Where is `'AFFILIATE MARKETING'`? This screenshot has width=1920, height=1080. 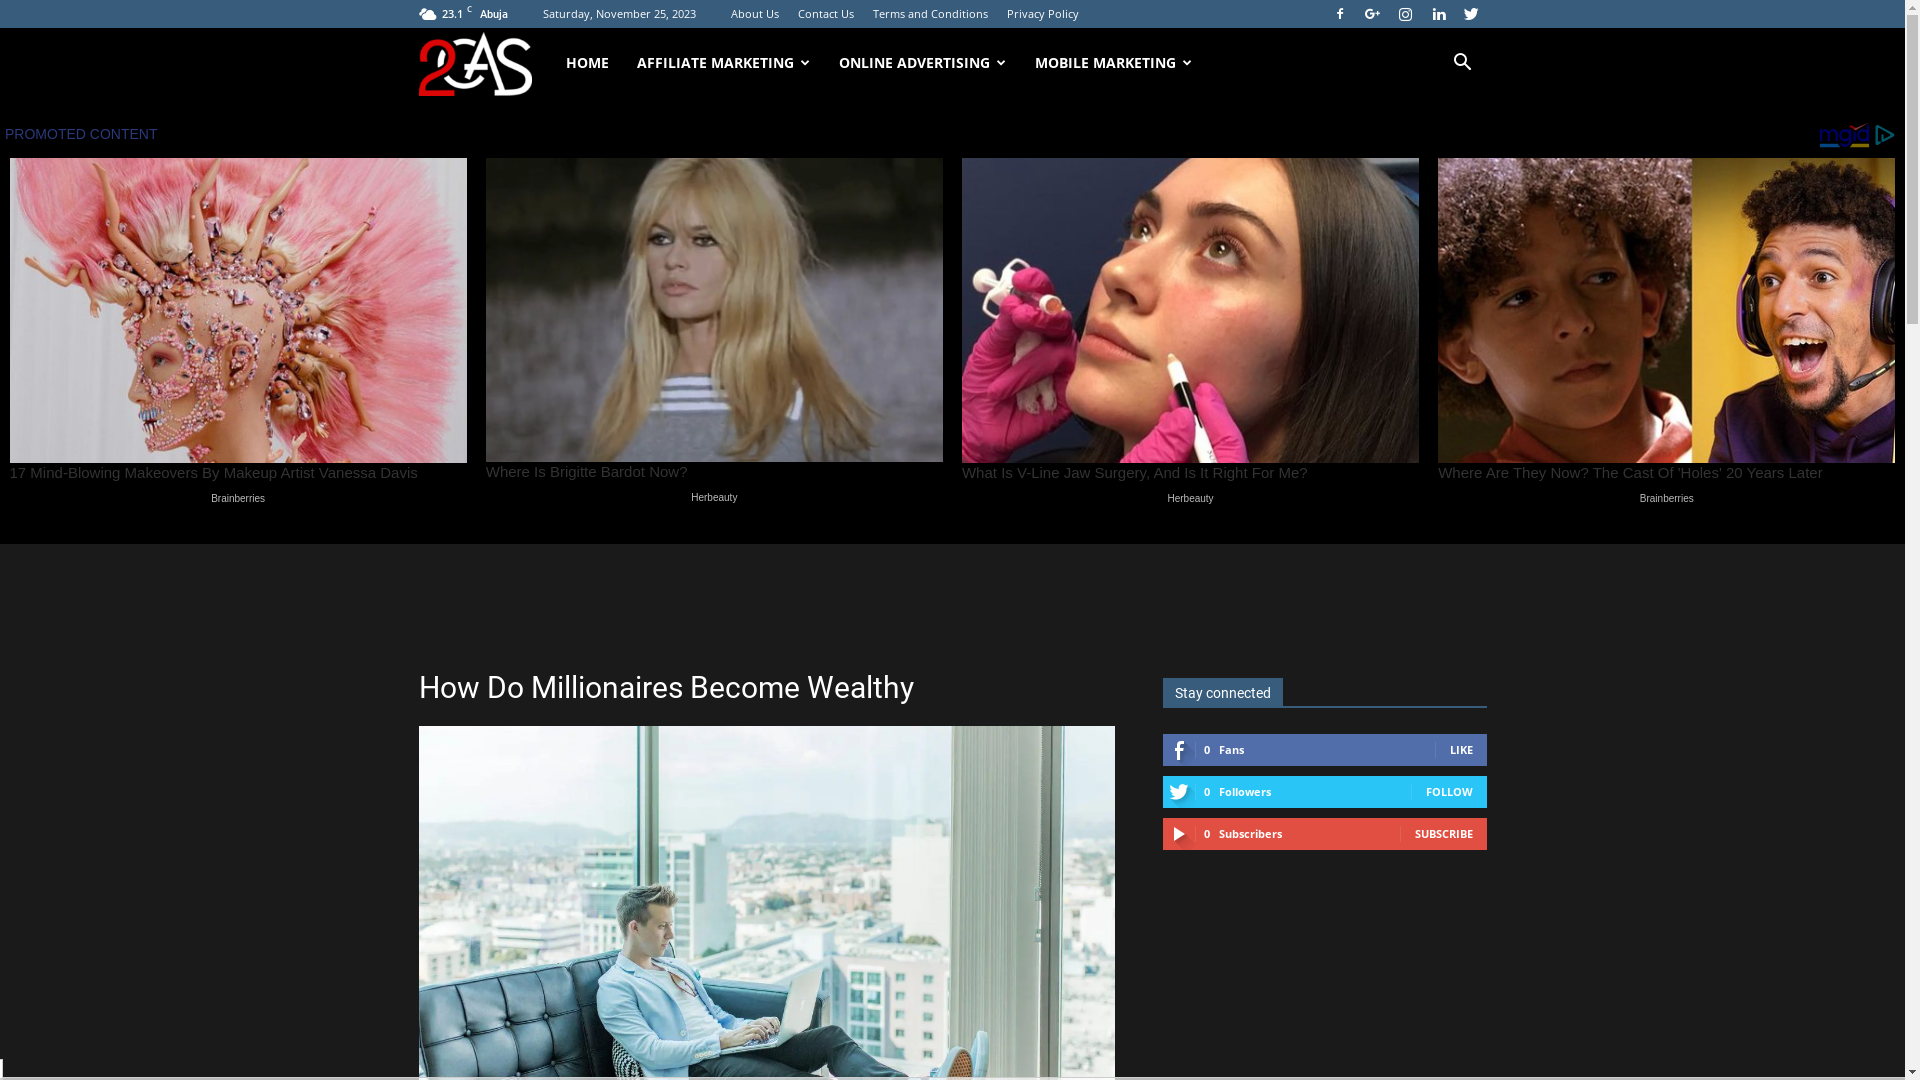 'AFFILIATE MARKETING' is located at coordinates (723, 61).